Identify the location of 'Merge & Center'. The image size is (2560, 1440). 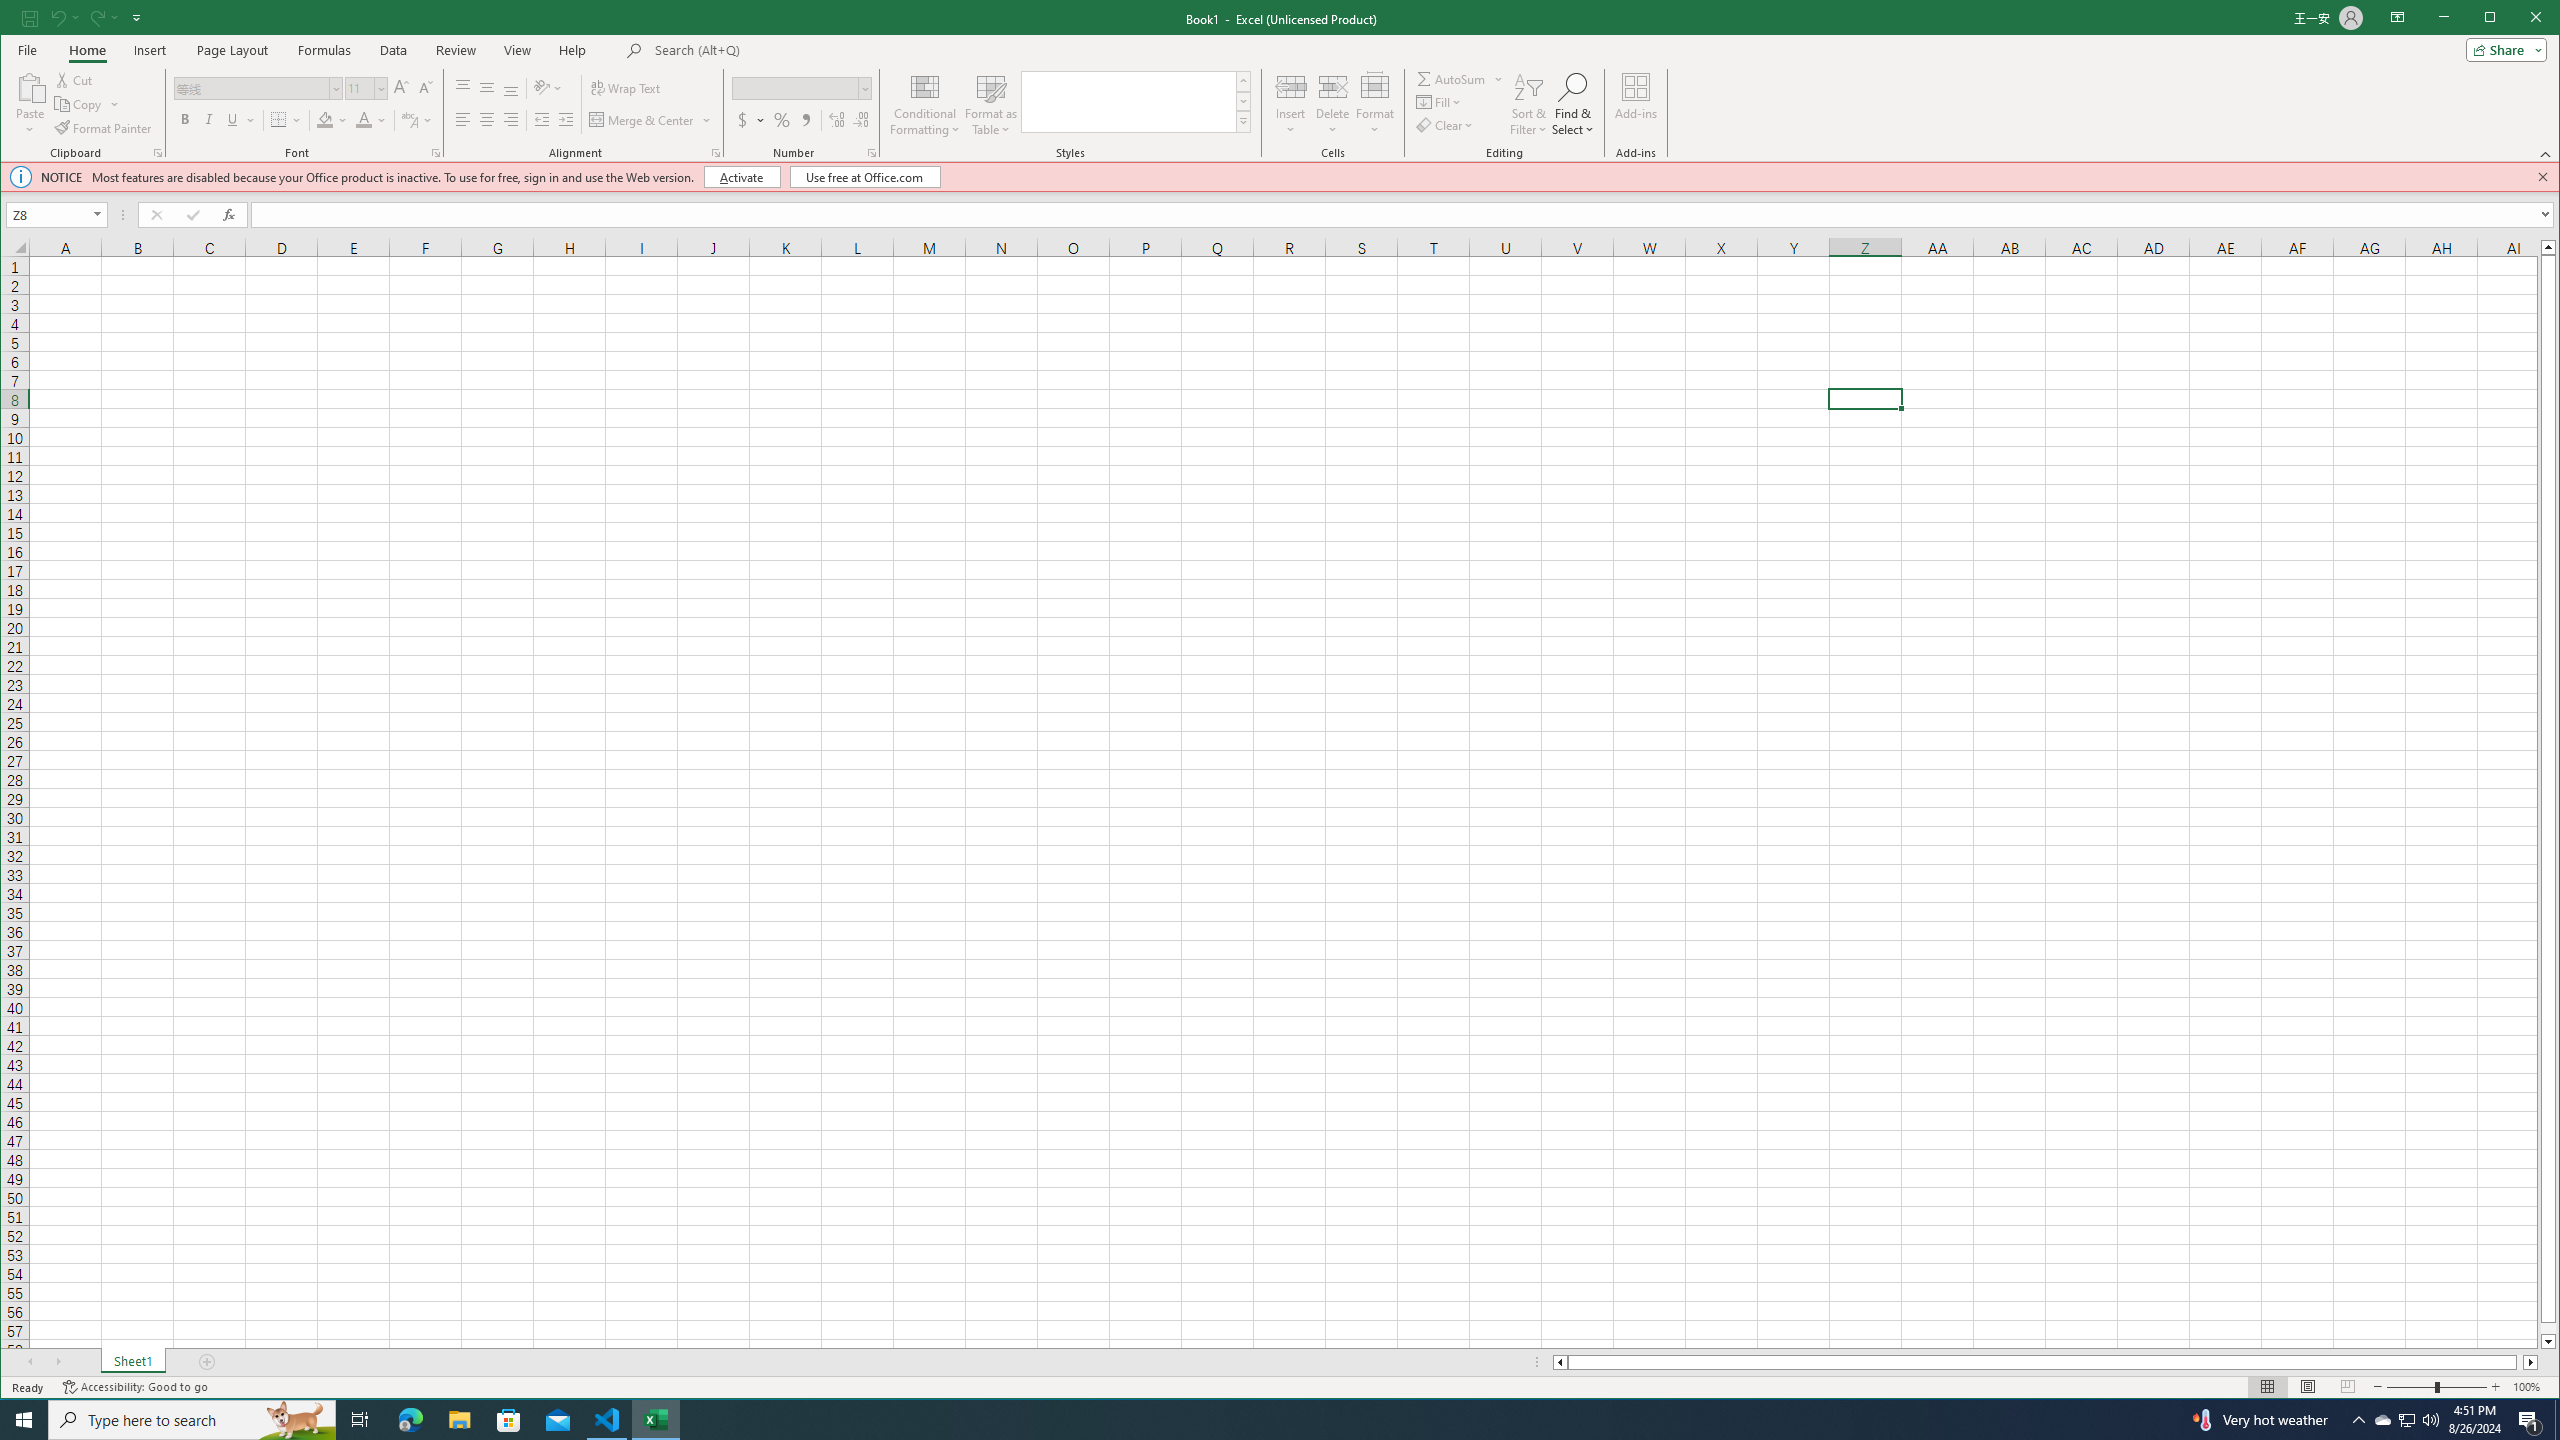
(641, 119).